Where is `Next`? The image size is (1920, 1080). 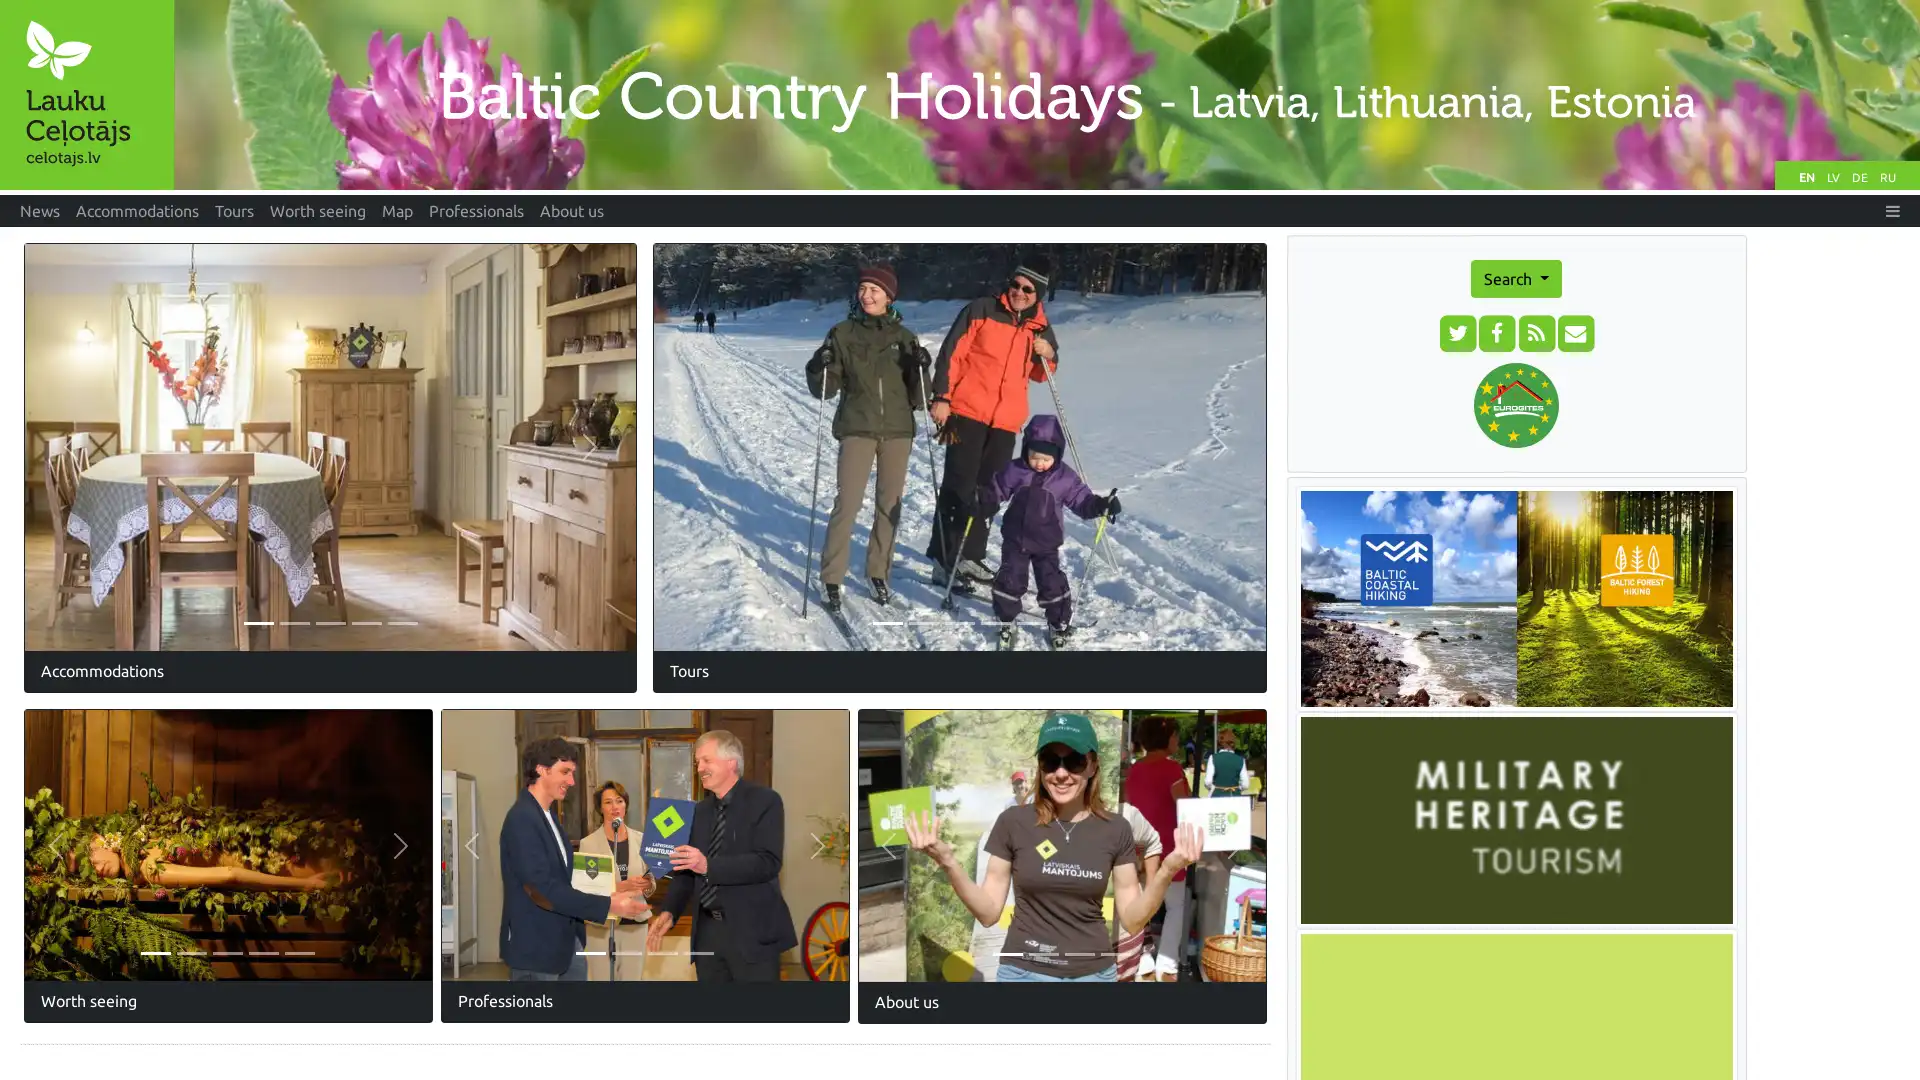 Next is located at coordinates (400, 845).